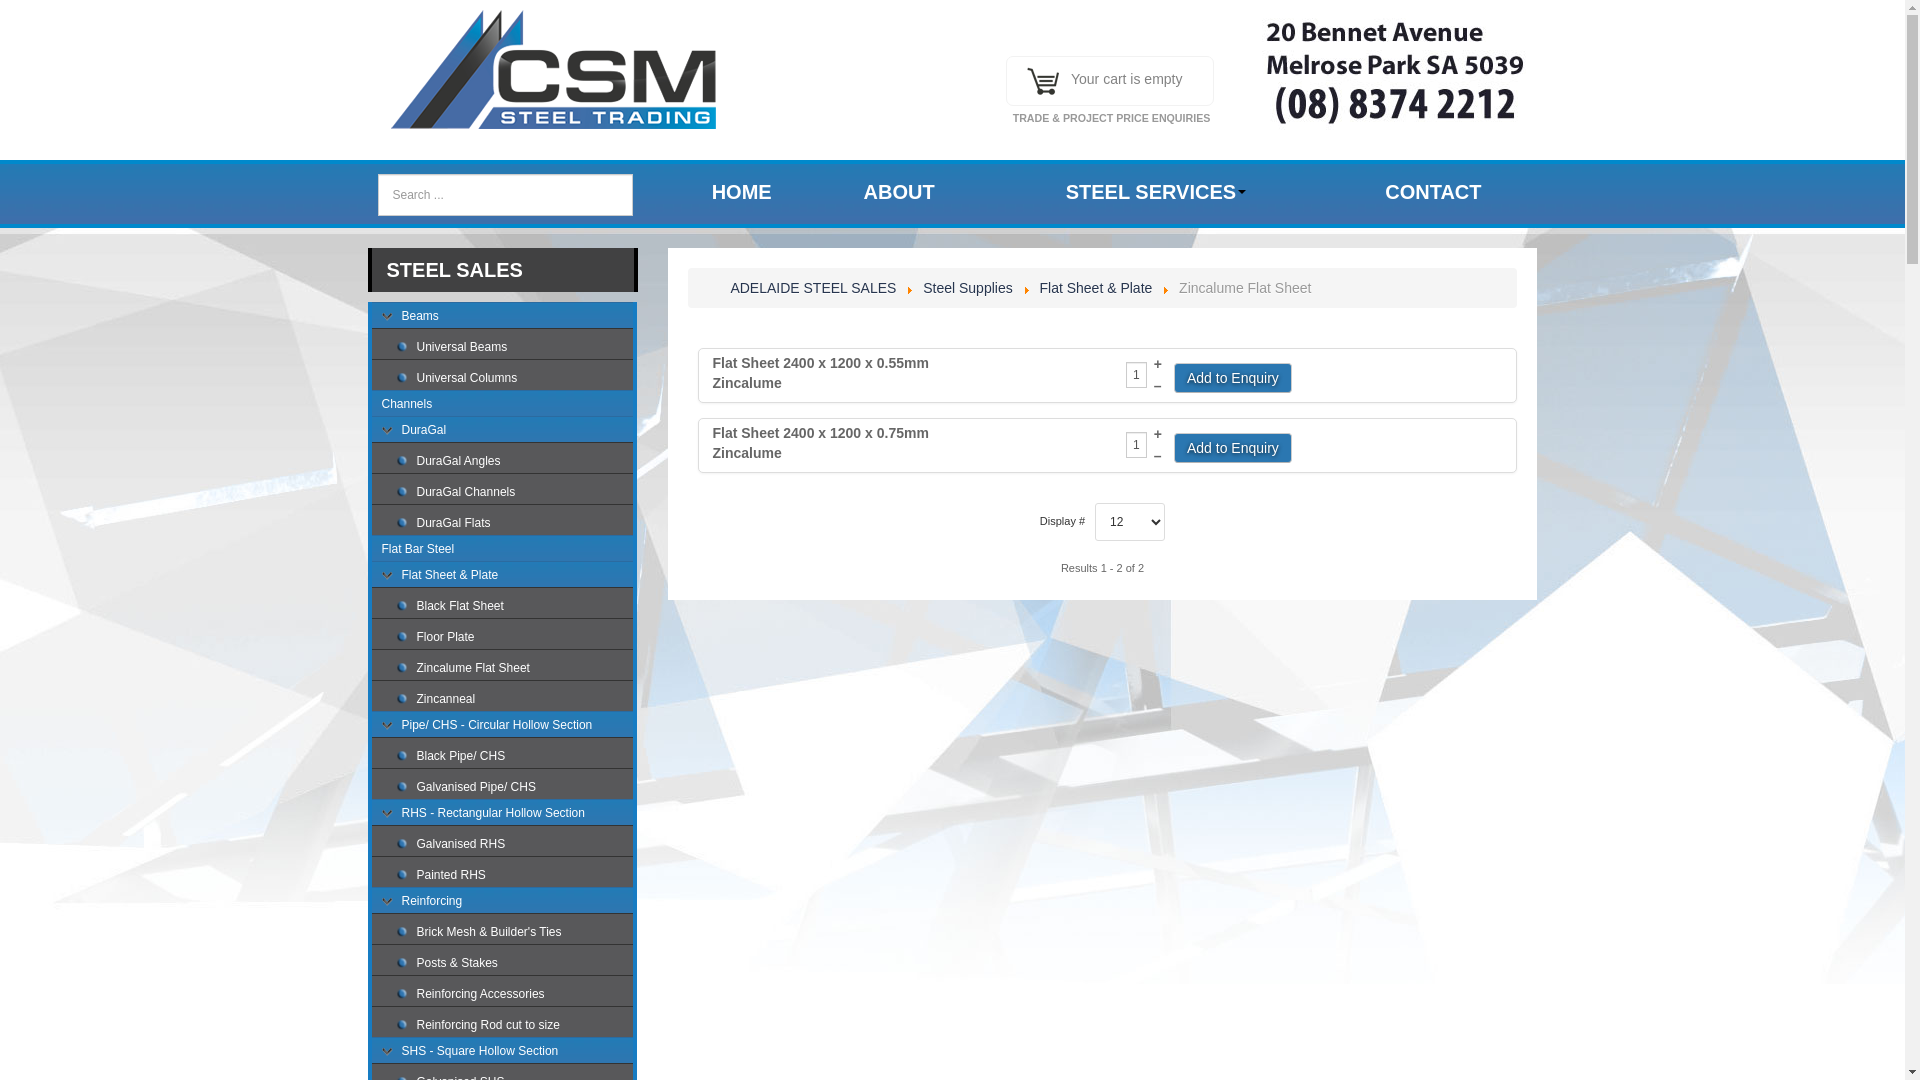 The width and height of the screenshot is (1920, 1080). Describe the element at coordinates (514, 607) in the screenshot. I see `'Black Flat Sheet'` at that location.